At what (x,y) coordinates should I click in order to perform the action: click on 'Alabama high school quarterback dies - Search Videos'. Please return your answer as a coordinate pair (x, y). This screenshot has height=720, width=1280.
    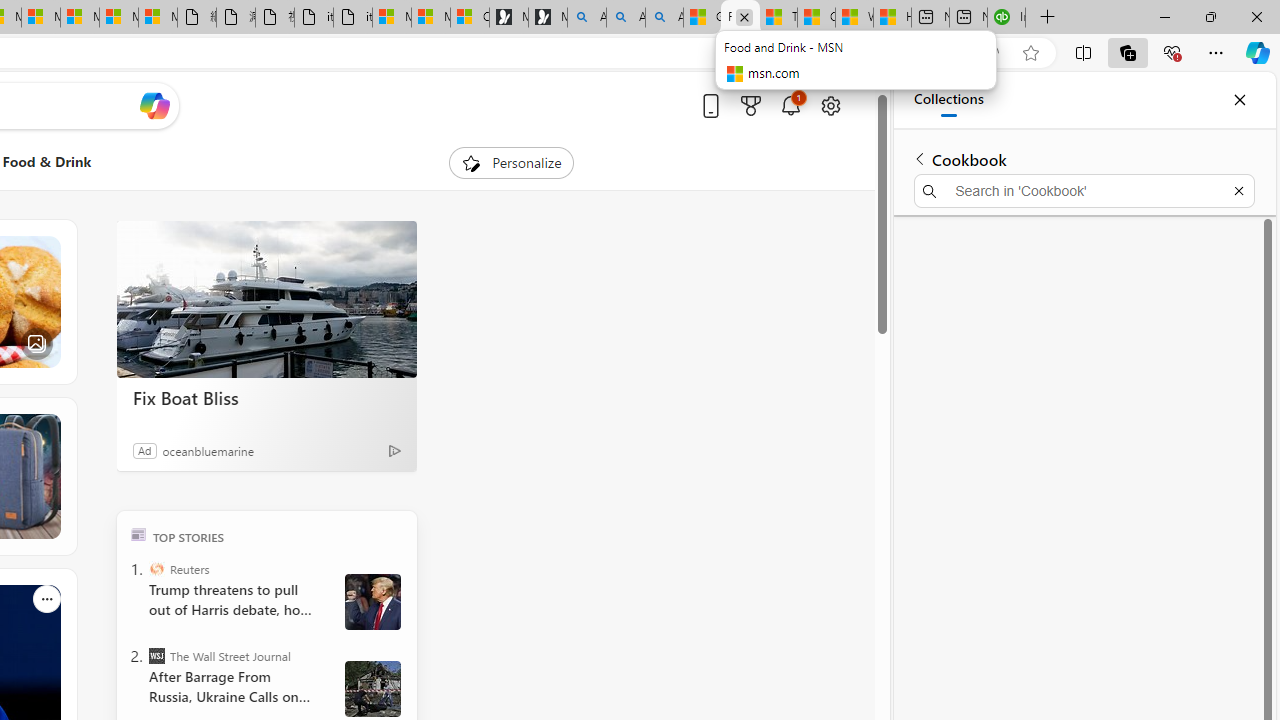
    Looking at the image, I should click on (664, 17).